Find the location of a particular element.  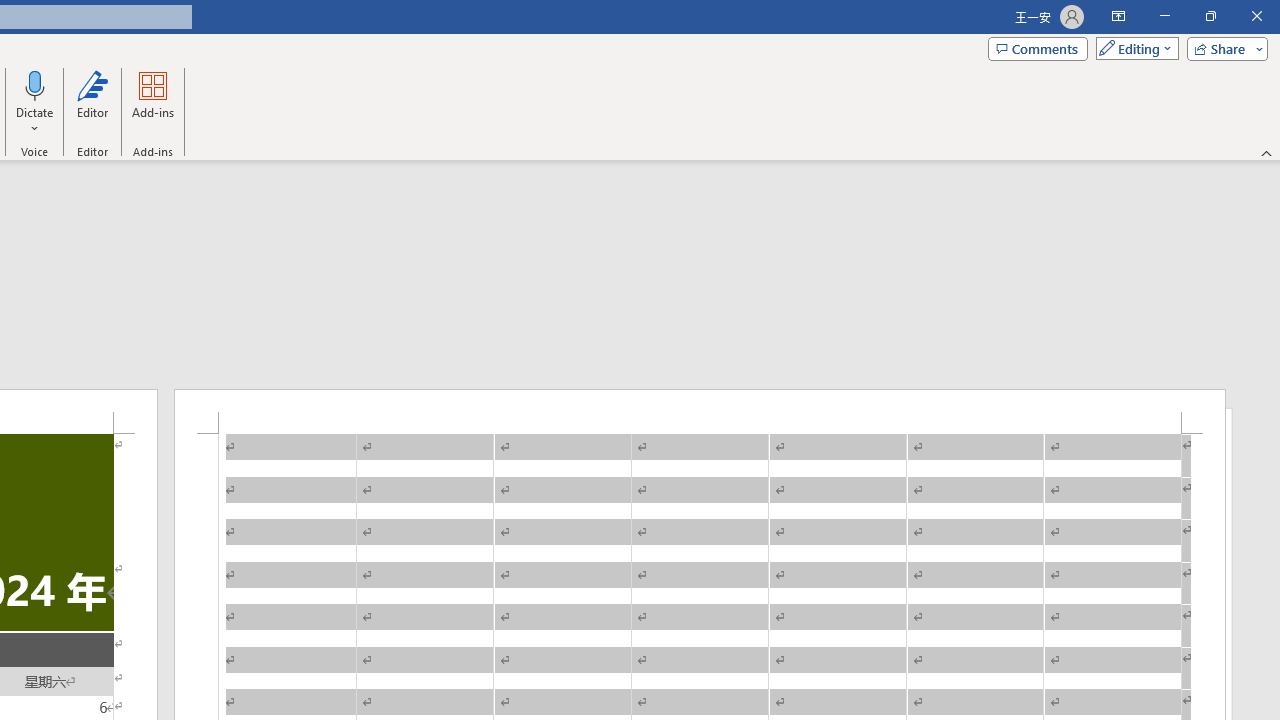

'Header -Section 1-' is located at coordinates (700, 410).